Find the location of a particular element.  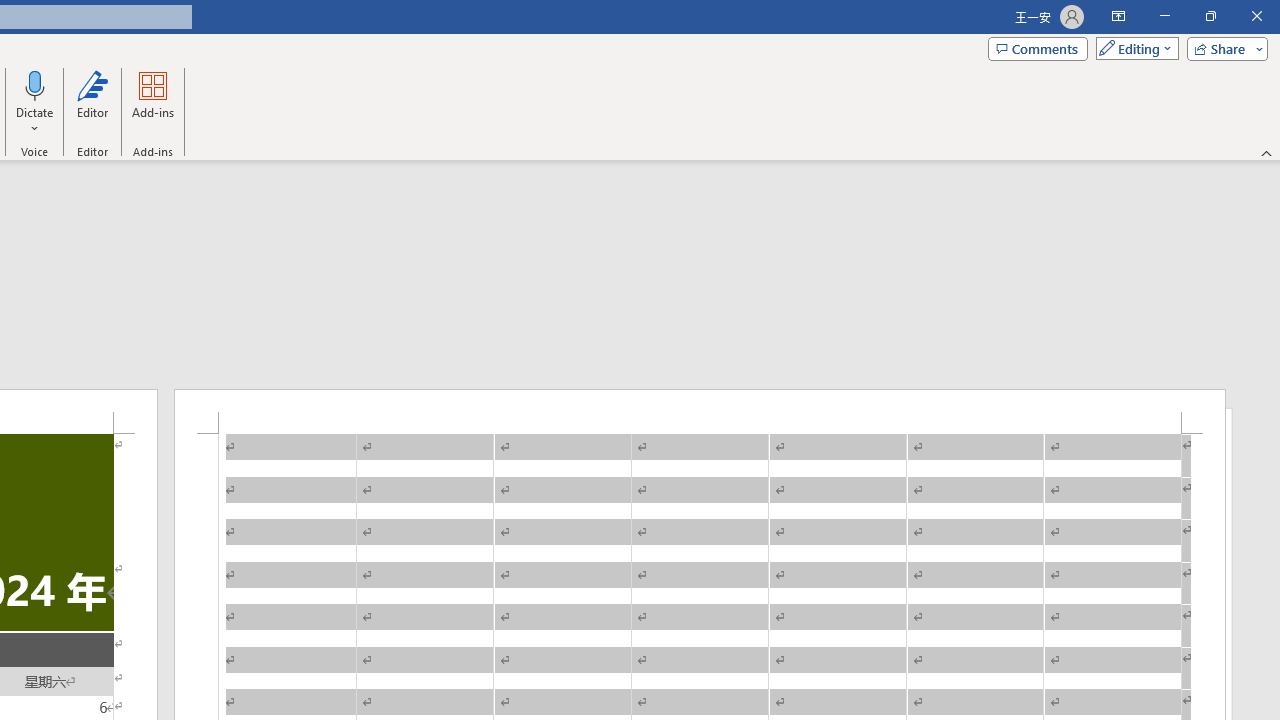

'Header -Section 1-' is located at coordinates (700, 410).